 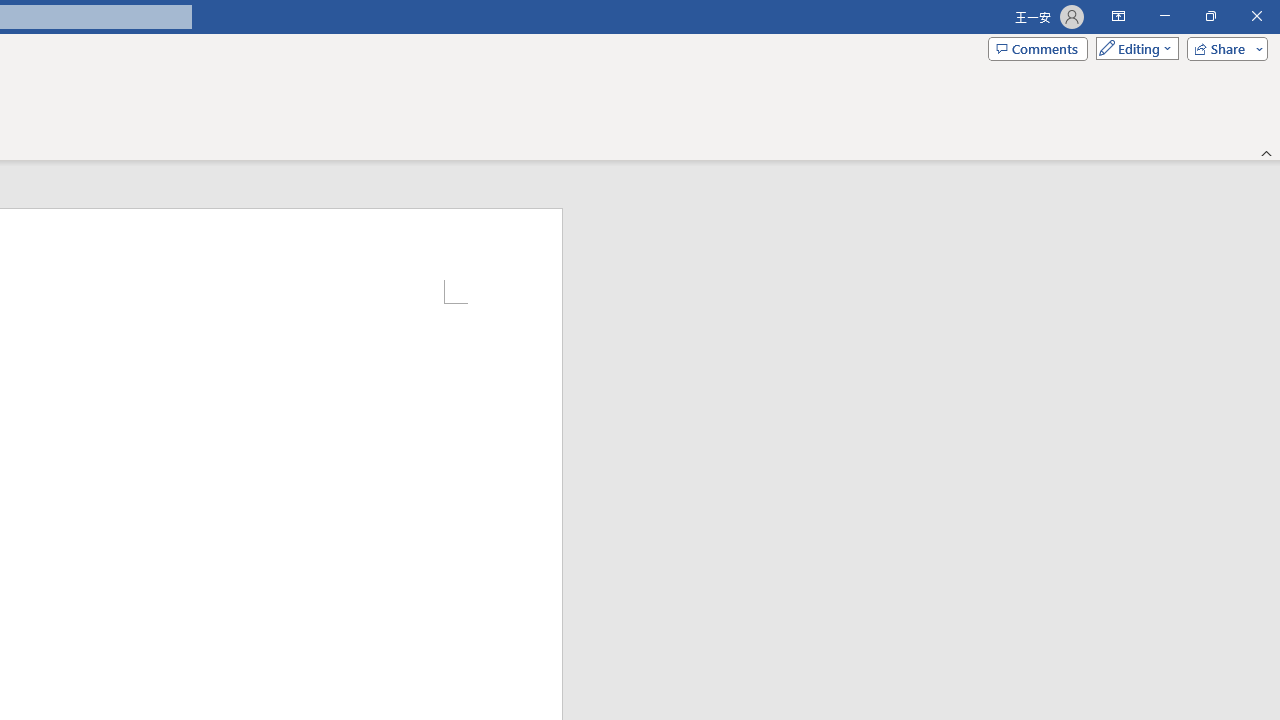 I want to click on 'Restore Down', so click(x=1209, y=16).